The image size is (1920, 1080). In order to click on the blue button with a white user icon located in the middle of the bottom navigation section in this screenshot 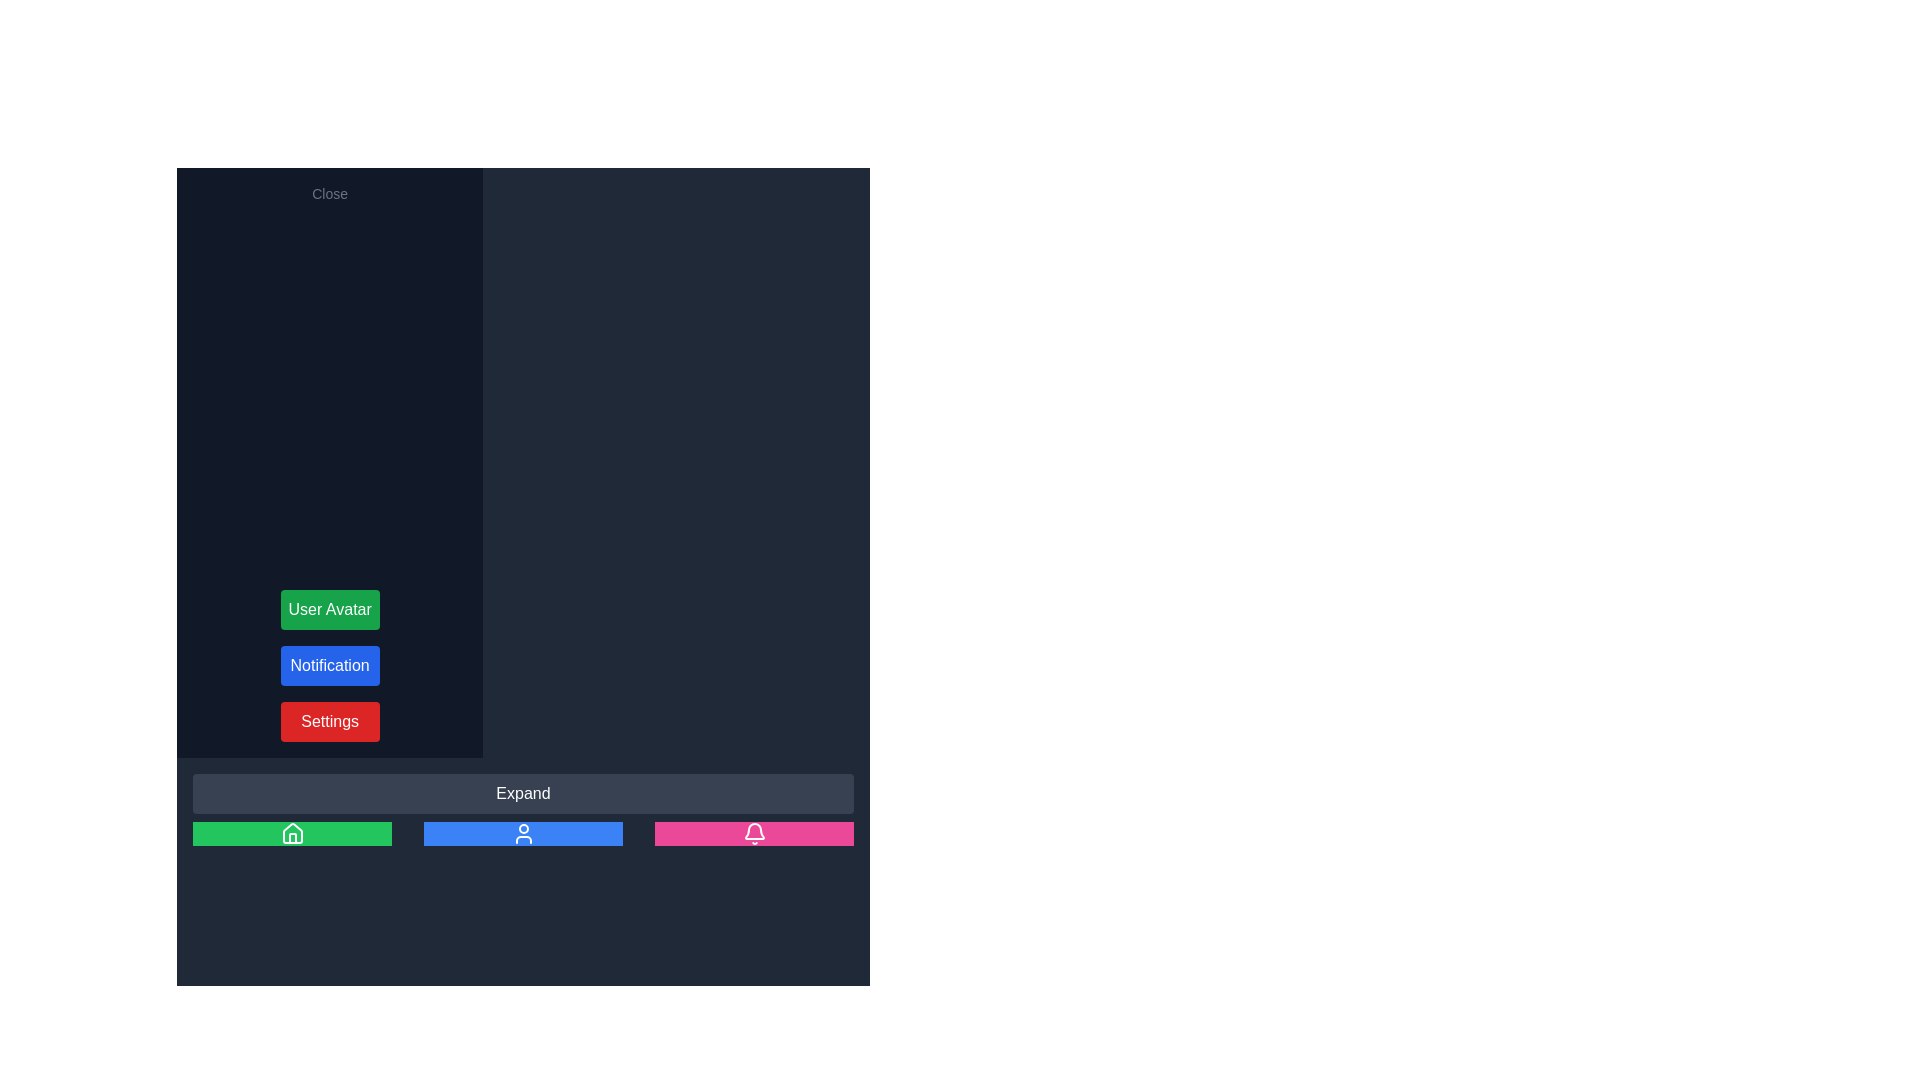, I will do `click(523, 833)`.